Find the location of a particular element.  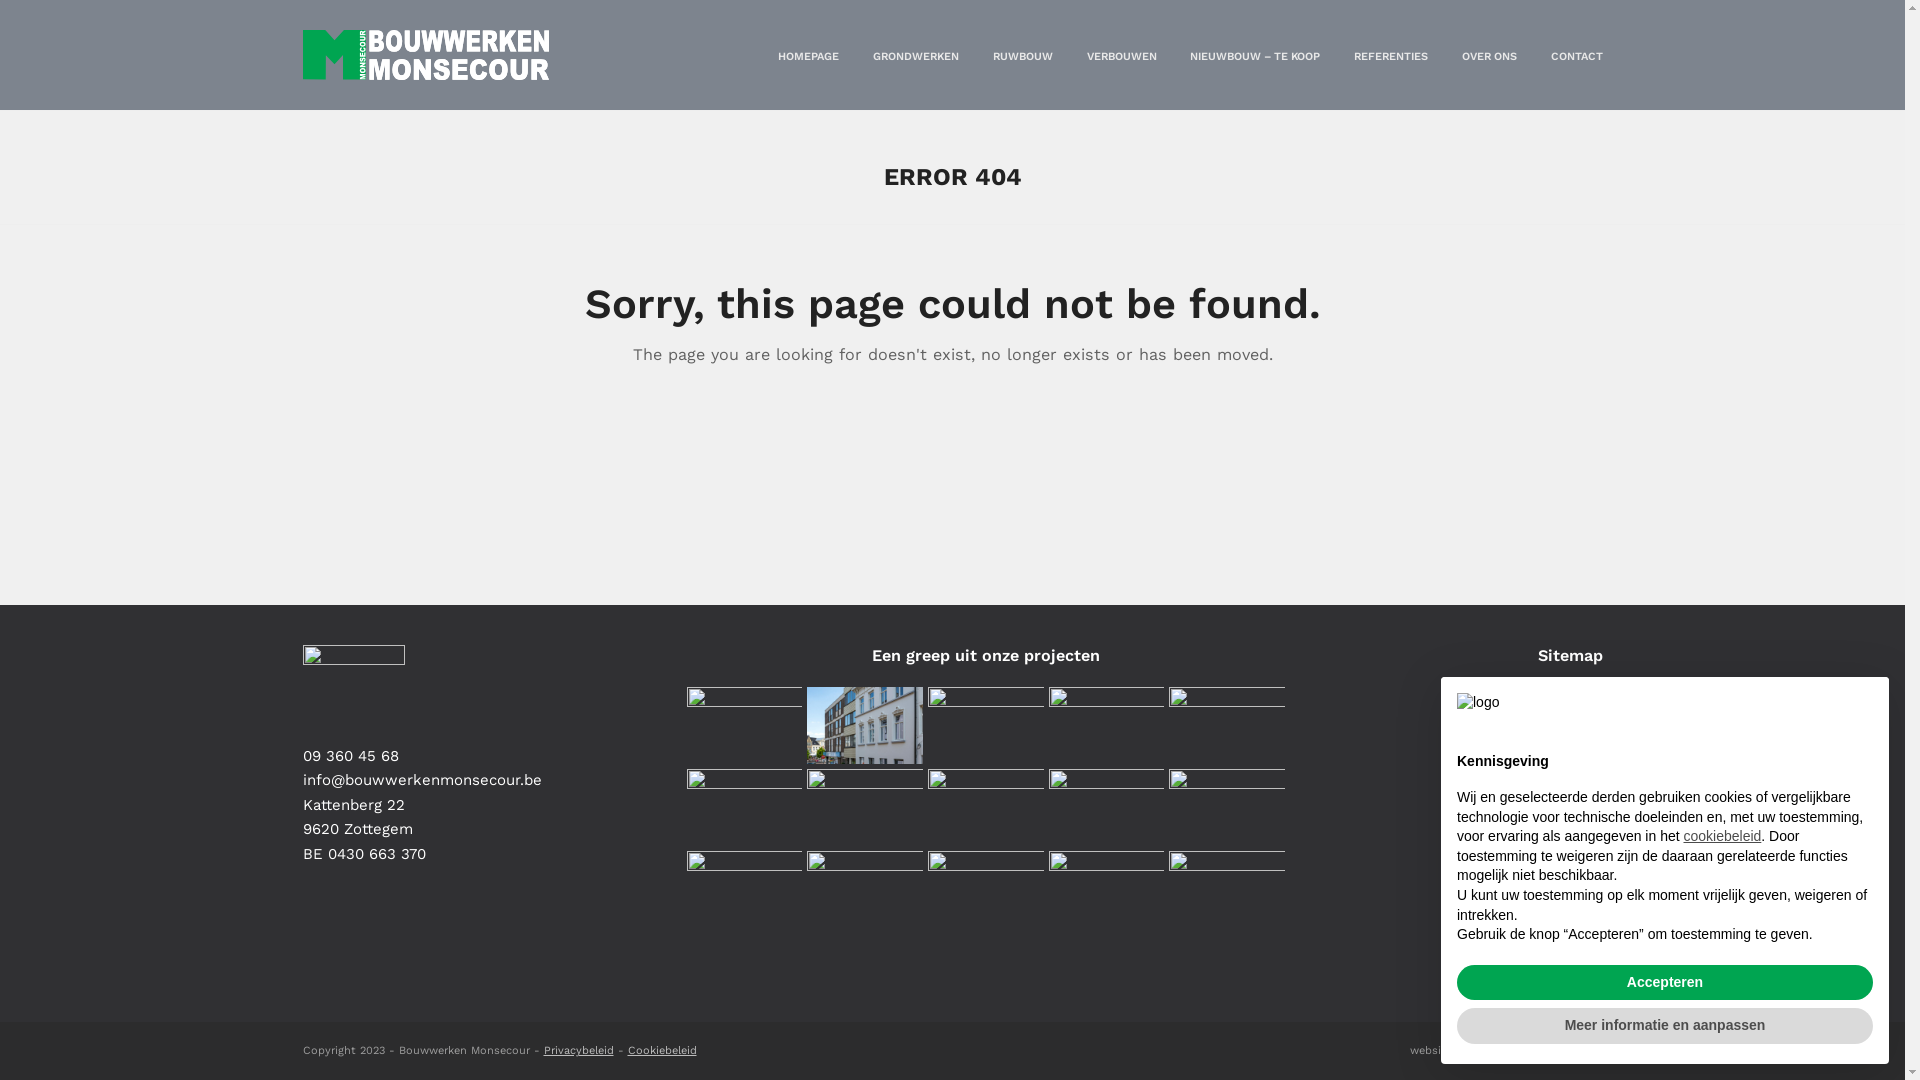

'CONTACT' is located at coordinates (1574, 53).